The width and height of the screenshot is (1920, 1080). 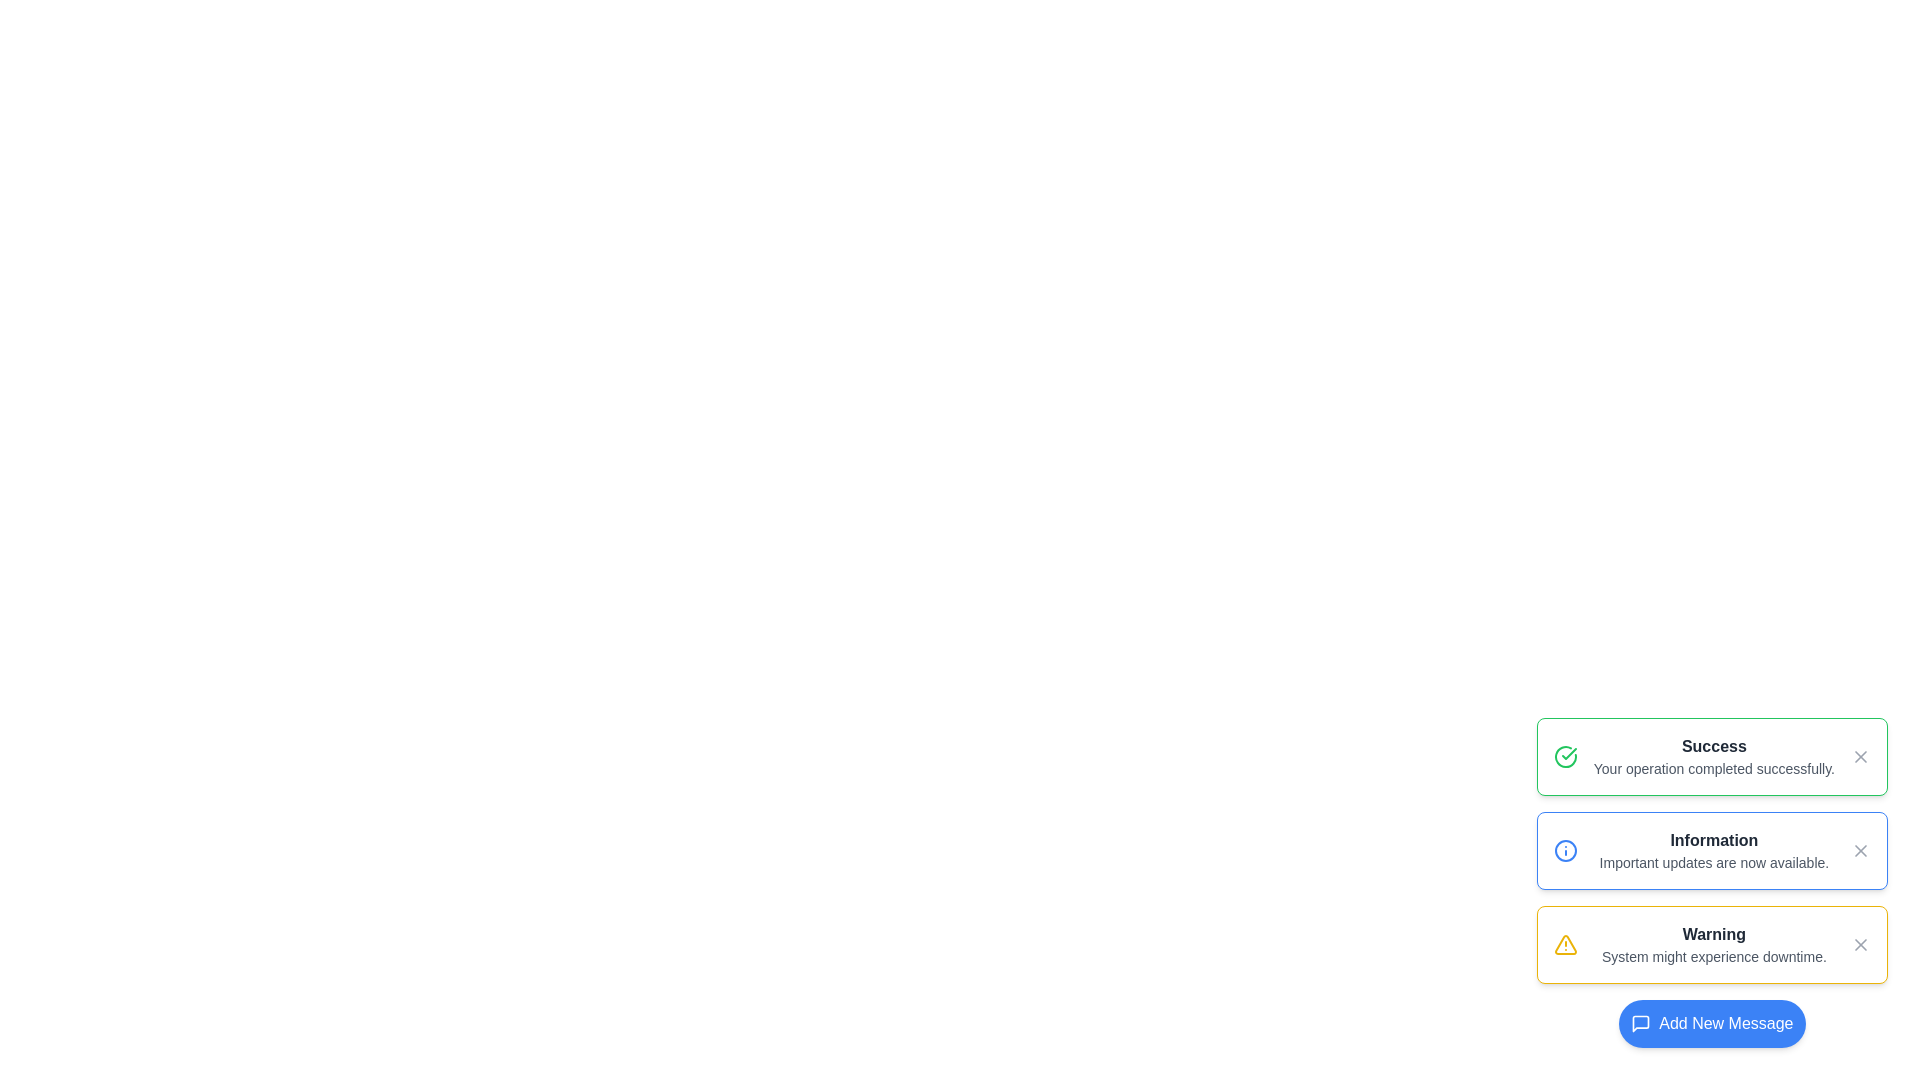 What do you see at coordinates (1641, 1023) in the screenshot?
I see `the speech bubble icon located inside the 'Add New Message' button at the bottom-right corner of the interface` at bounding box center [1641, 1023].